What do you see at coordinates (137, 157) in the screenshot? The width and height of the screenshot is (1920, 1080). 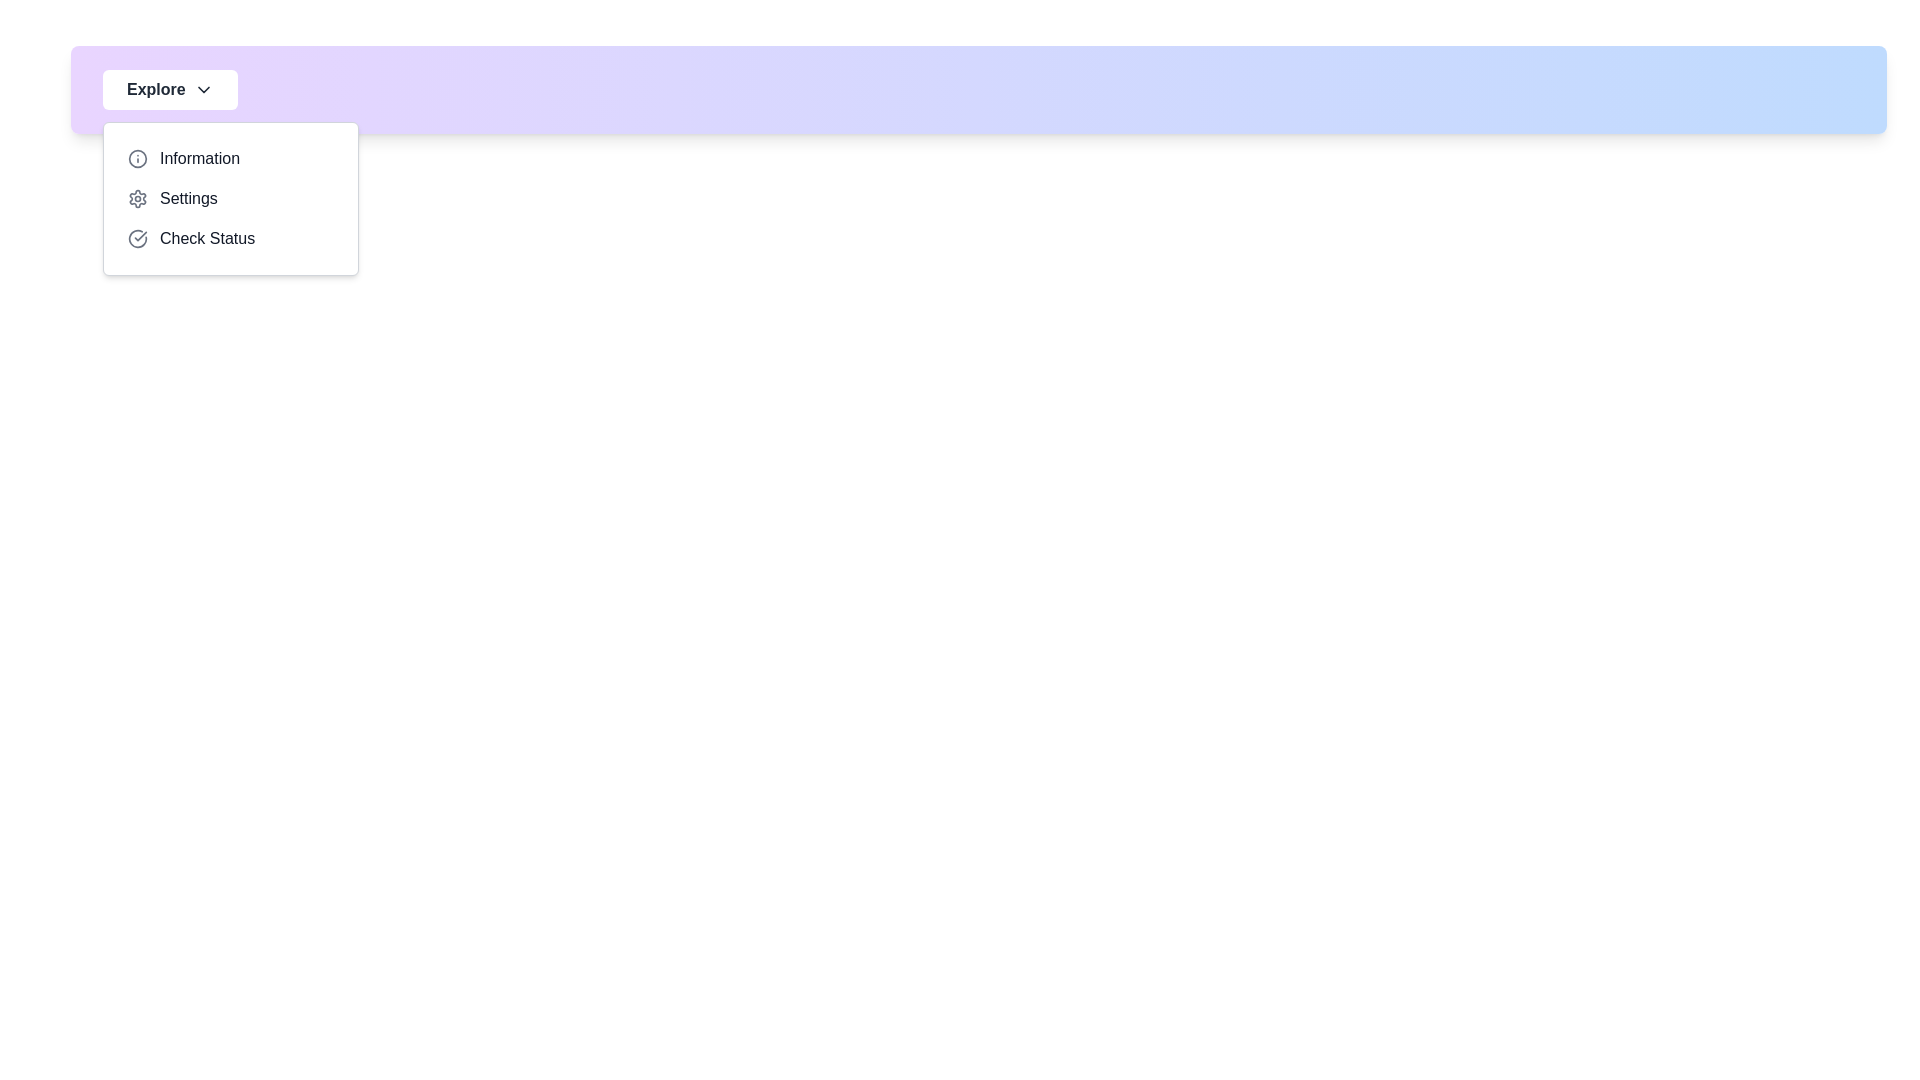 I see `the icon of Information to trigger its feedback` at bounding box center [137, 157].